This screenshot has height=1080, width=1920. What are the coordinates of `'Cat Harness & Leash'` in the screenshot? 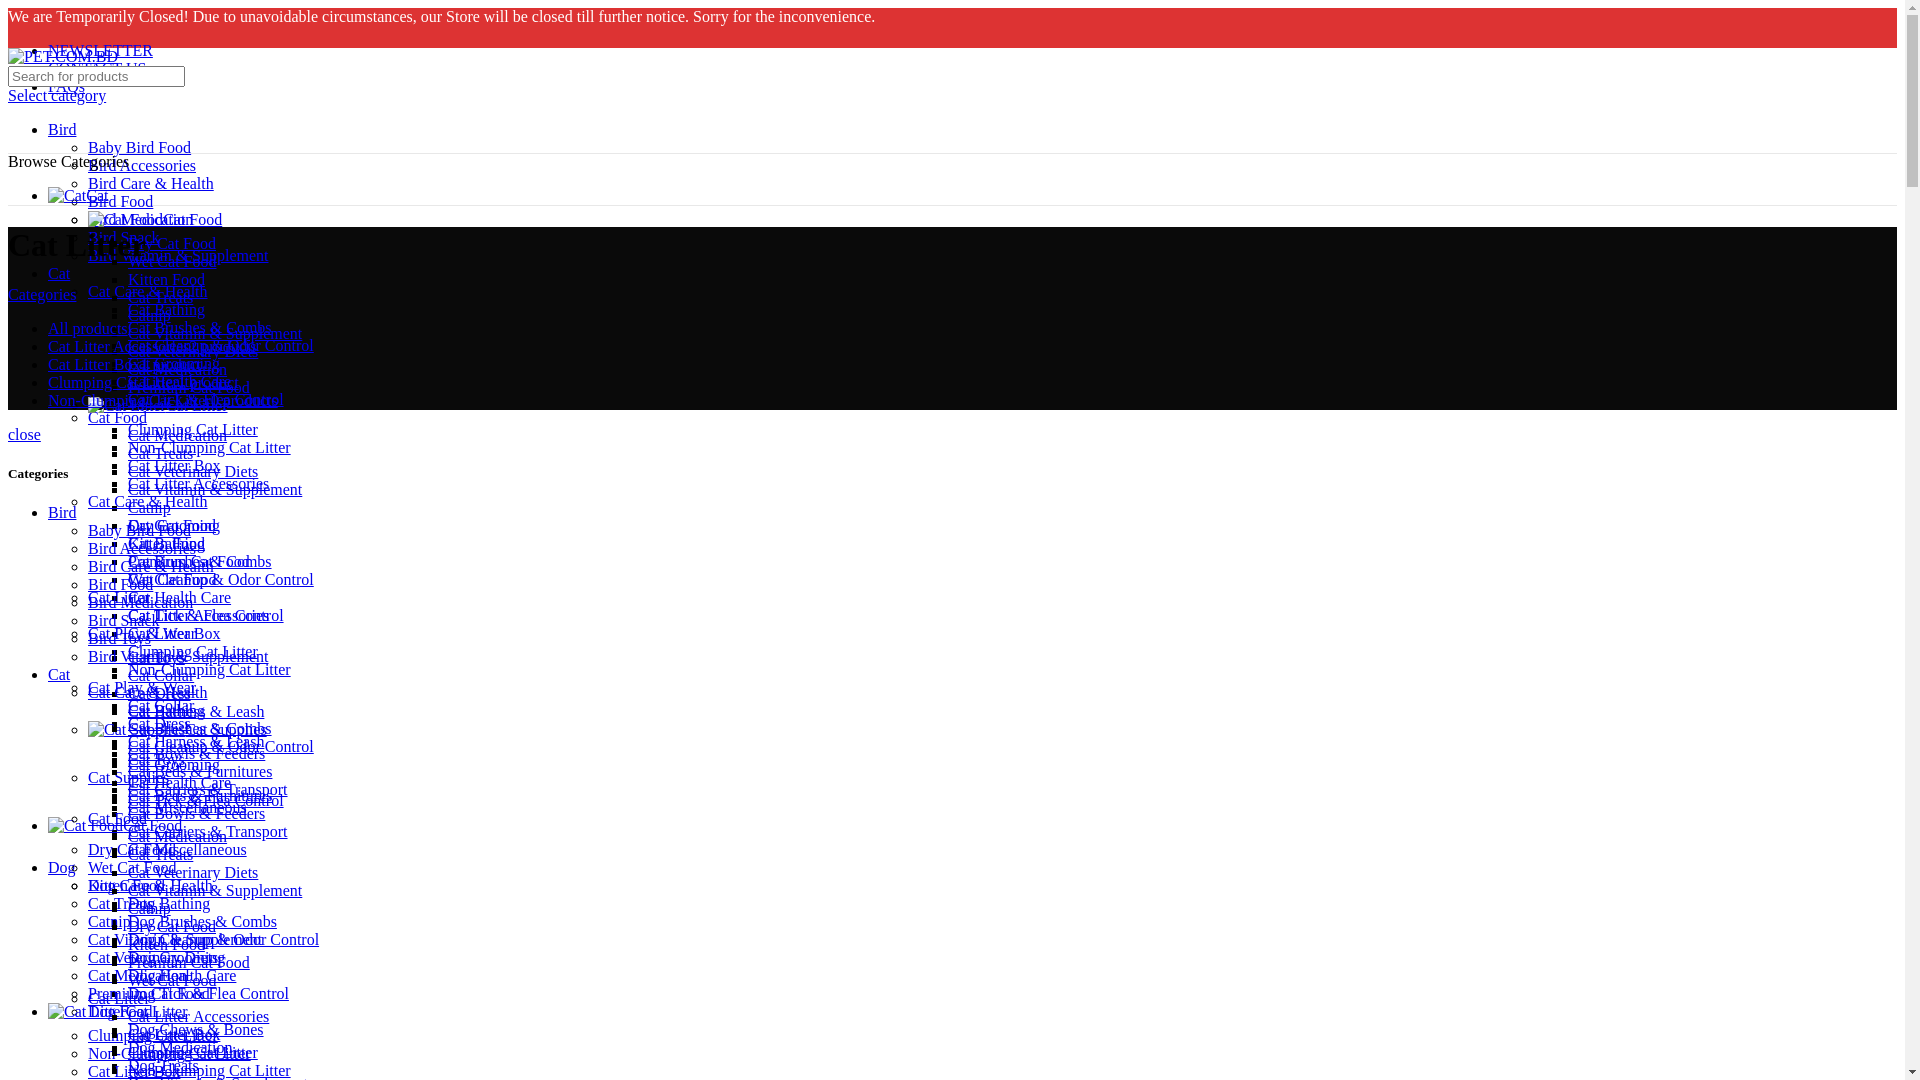 It's located at (196, 710).